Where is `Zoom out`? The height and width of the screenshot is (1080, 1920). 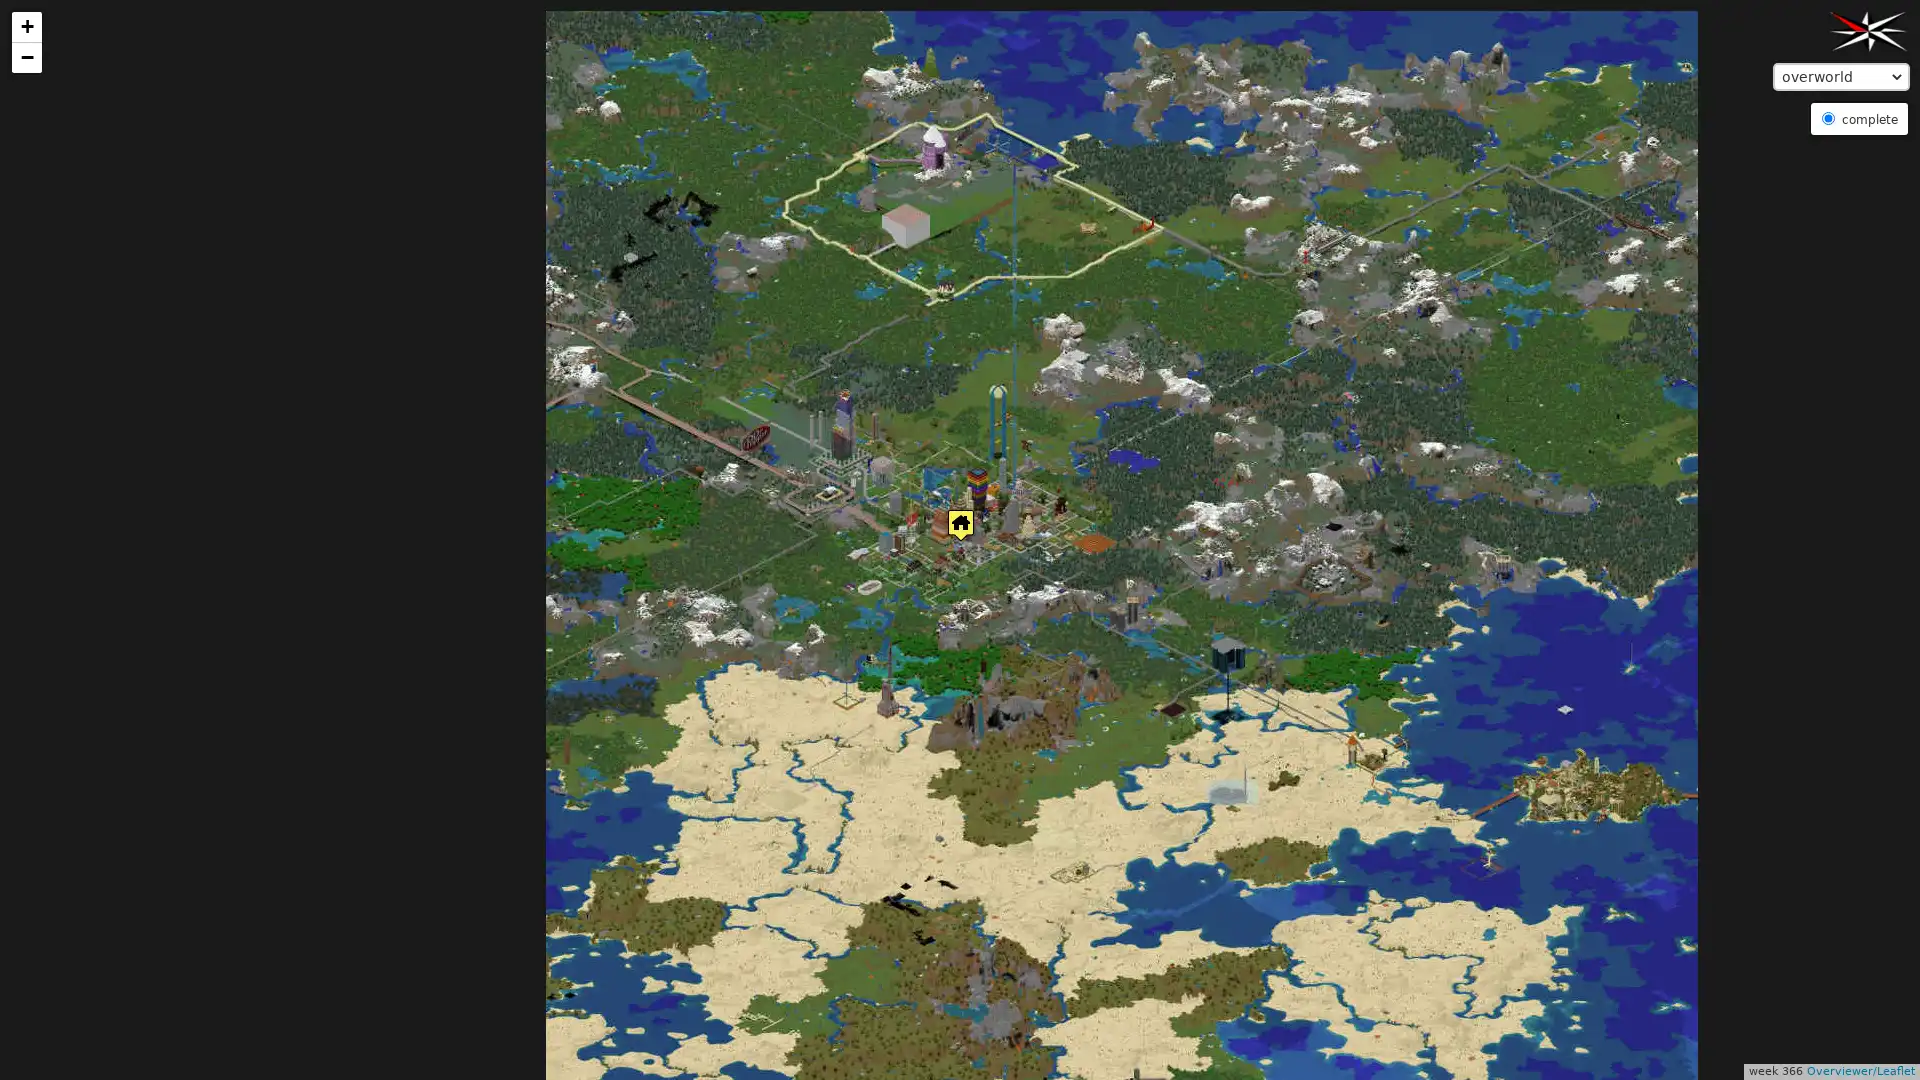 Zoom out is located at coordinates (27, 56).